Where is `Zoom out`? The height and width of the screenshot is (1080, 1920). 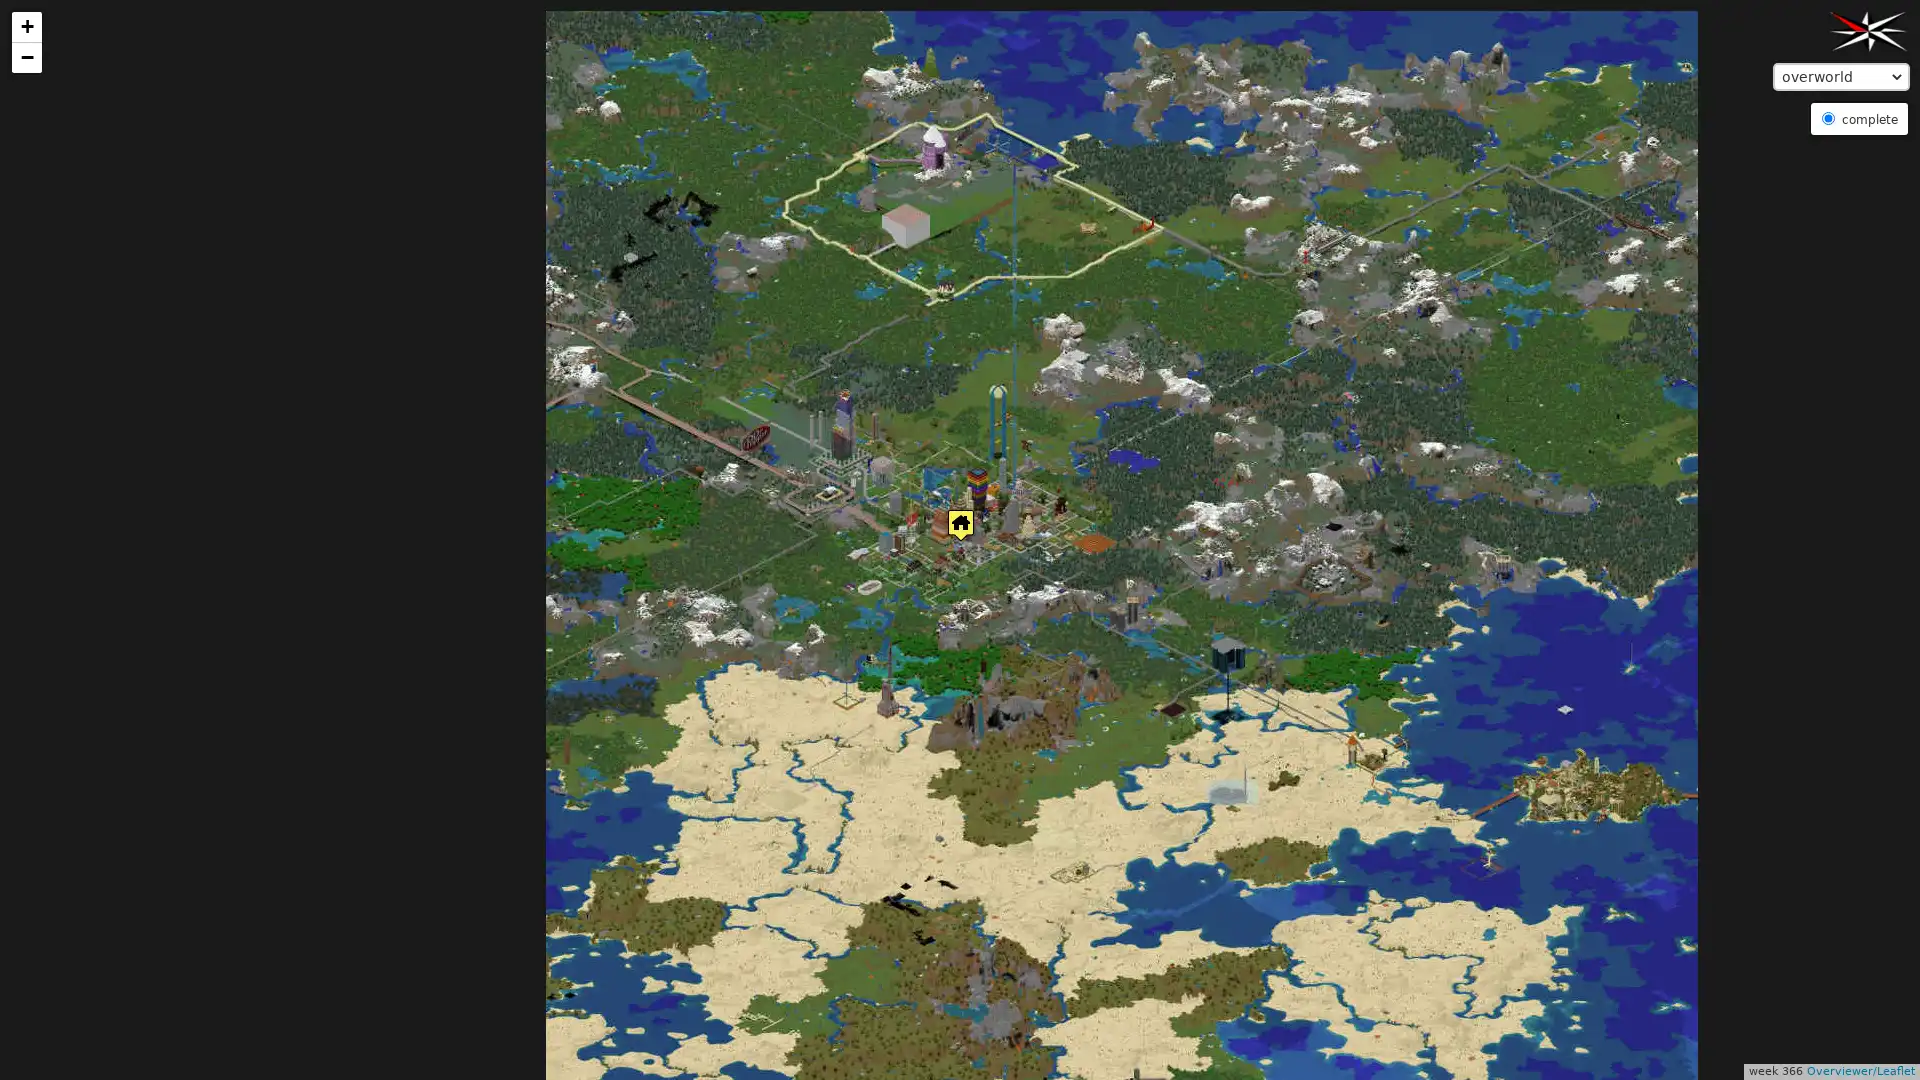 Zoom out is located at coordinates (27, 56).